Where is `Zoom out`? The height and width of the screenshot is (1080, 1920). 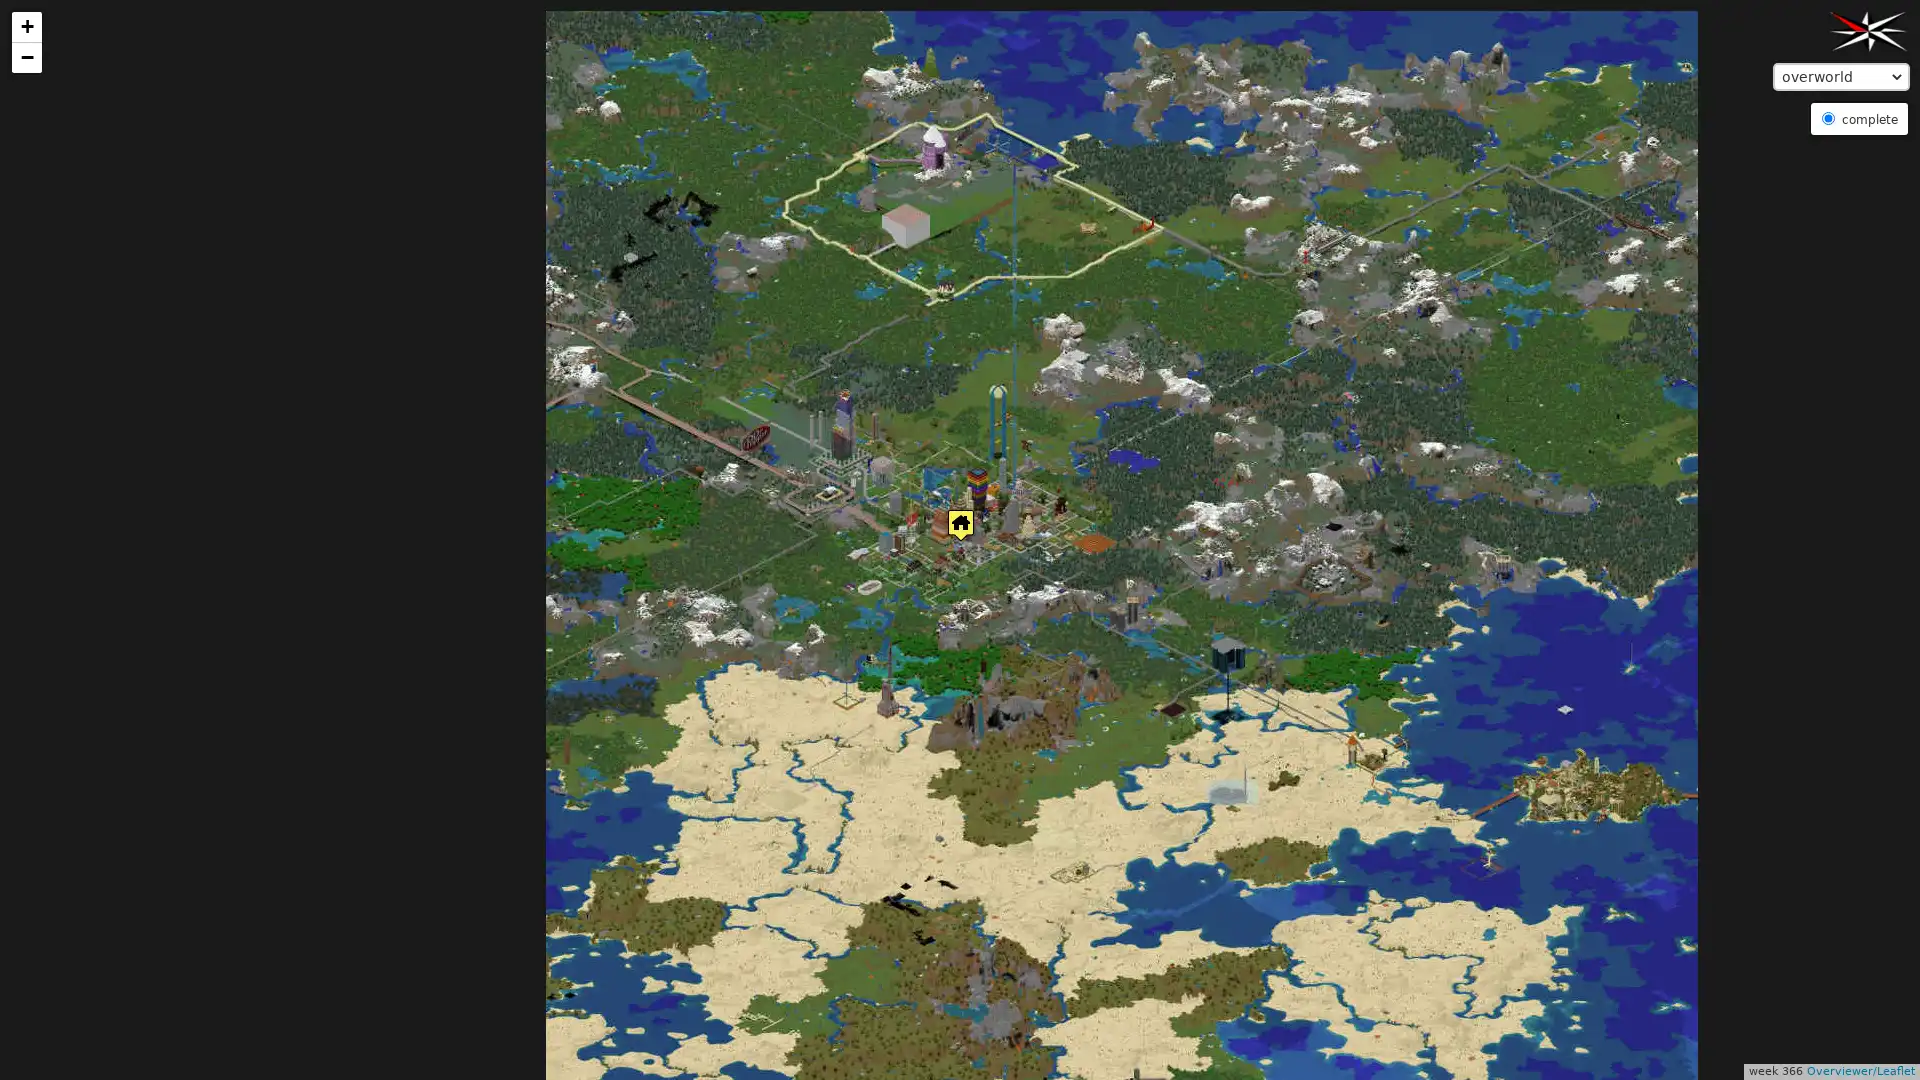 Zoom out is located at coordinates (27, 56).